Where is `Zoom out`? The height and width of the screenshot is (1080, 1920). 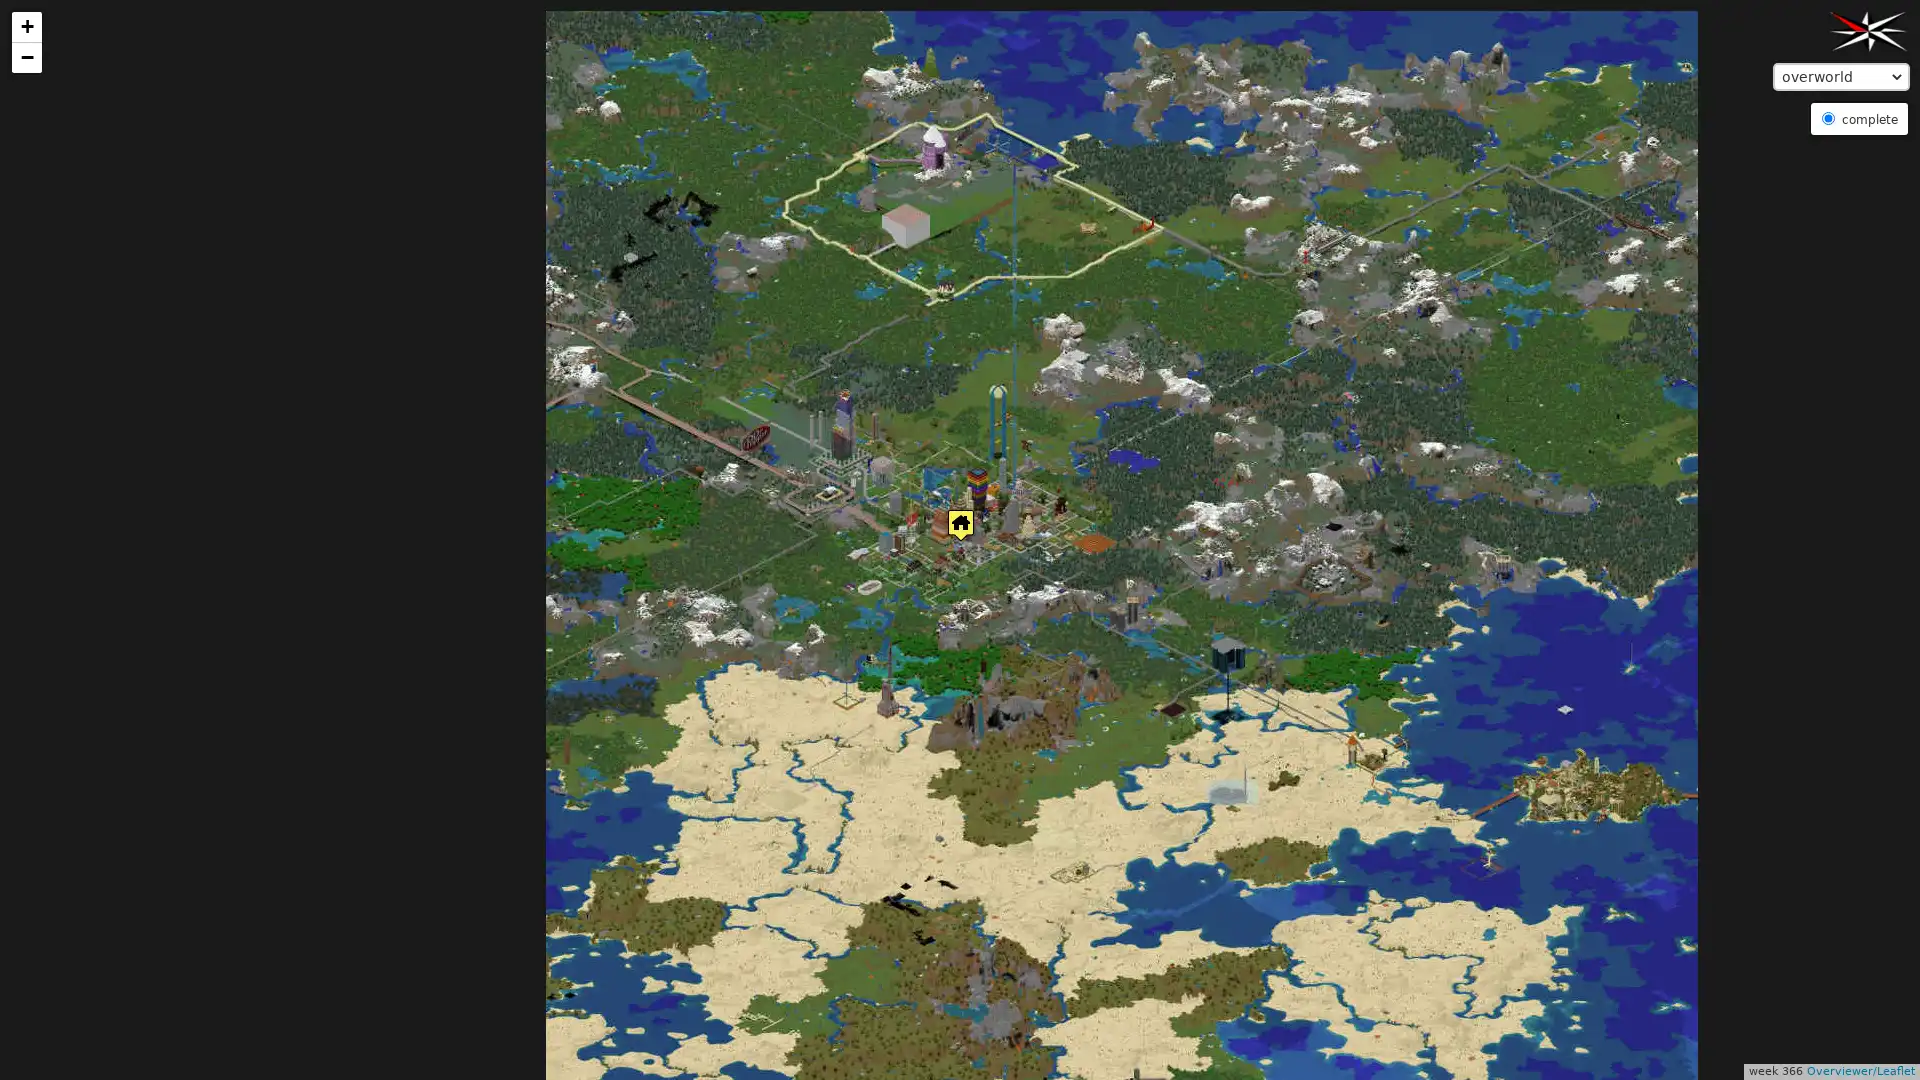 Zoom out is located at coordinates (27, 56).